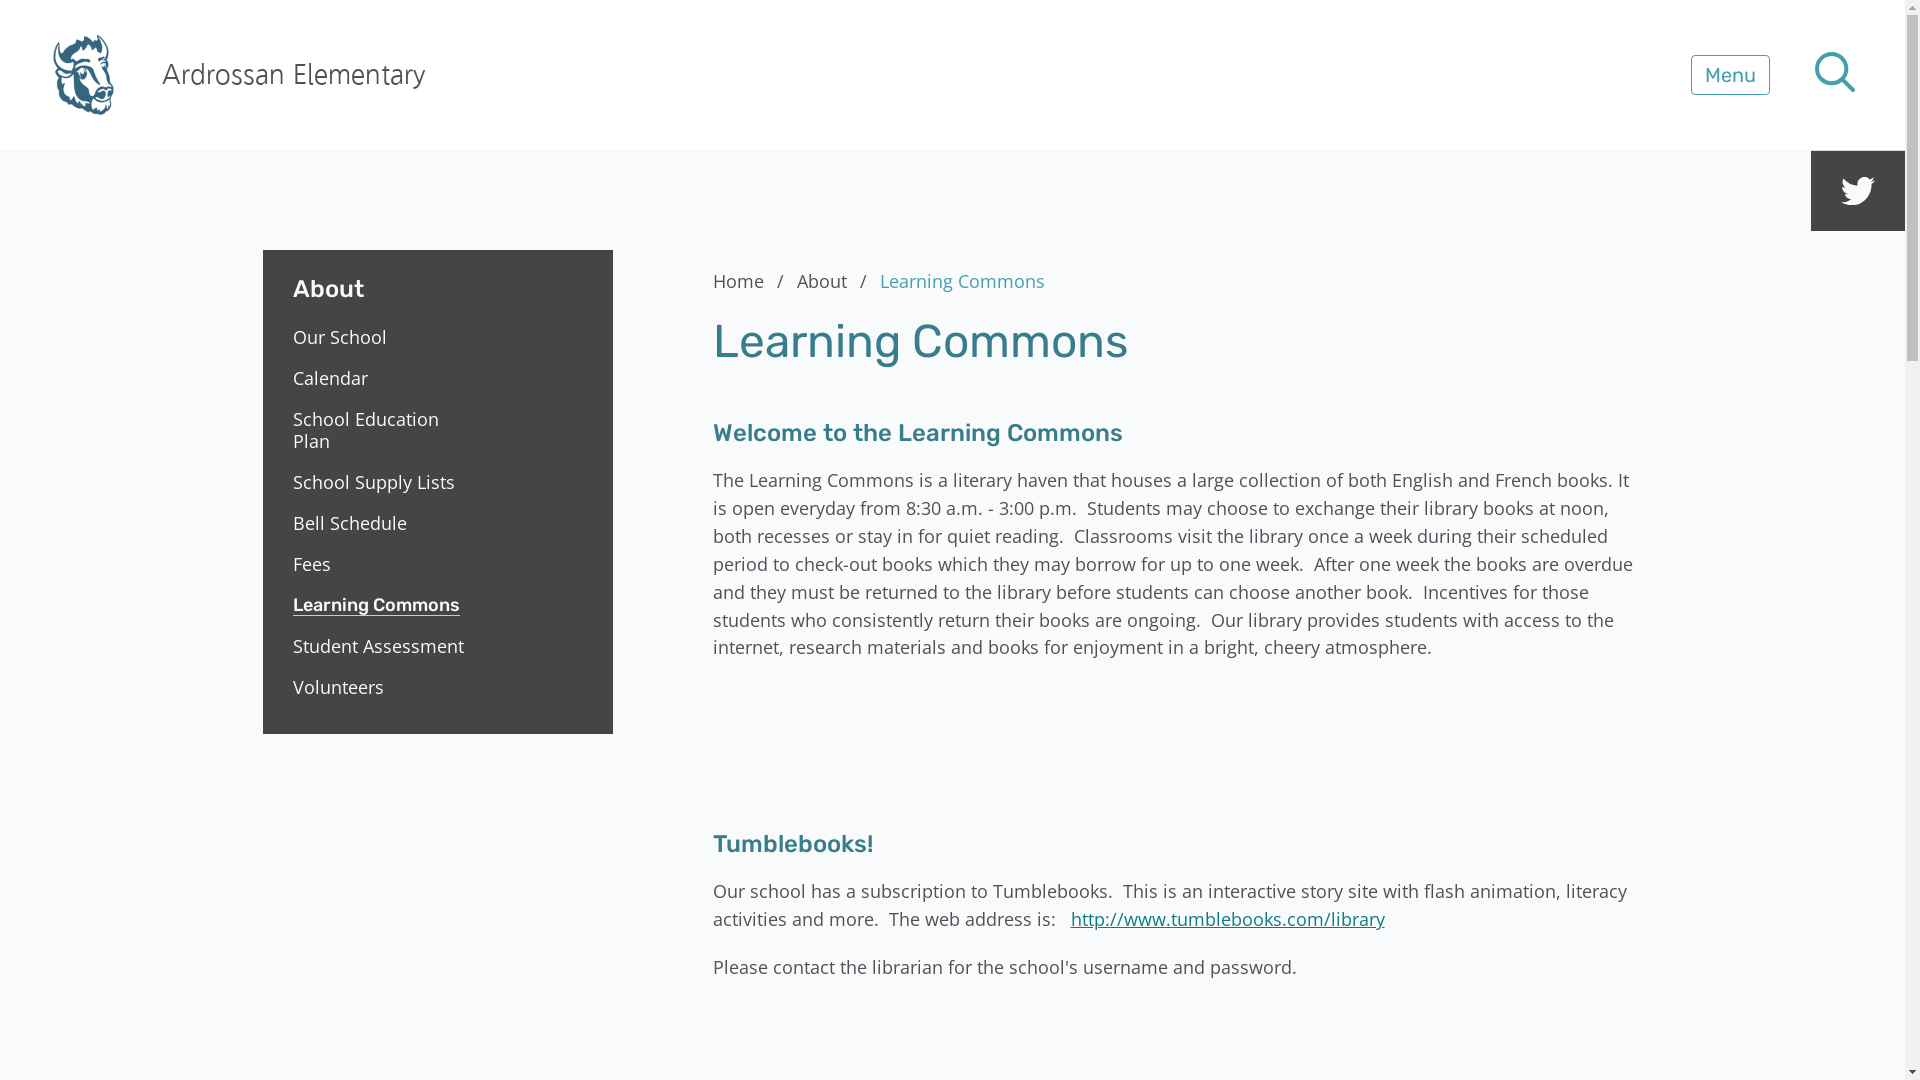 This screenshot has height=1080, width=1920. Describe the element at coordinates (1729, 73) in the screenshot. I see `'Menu'` at that location.